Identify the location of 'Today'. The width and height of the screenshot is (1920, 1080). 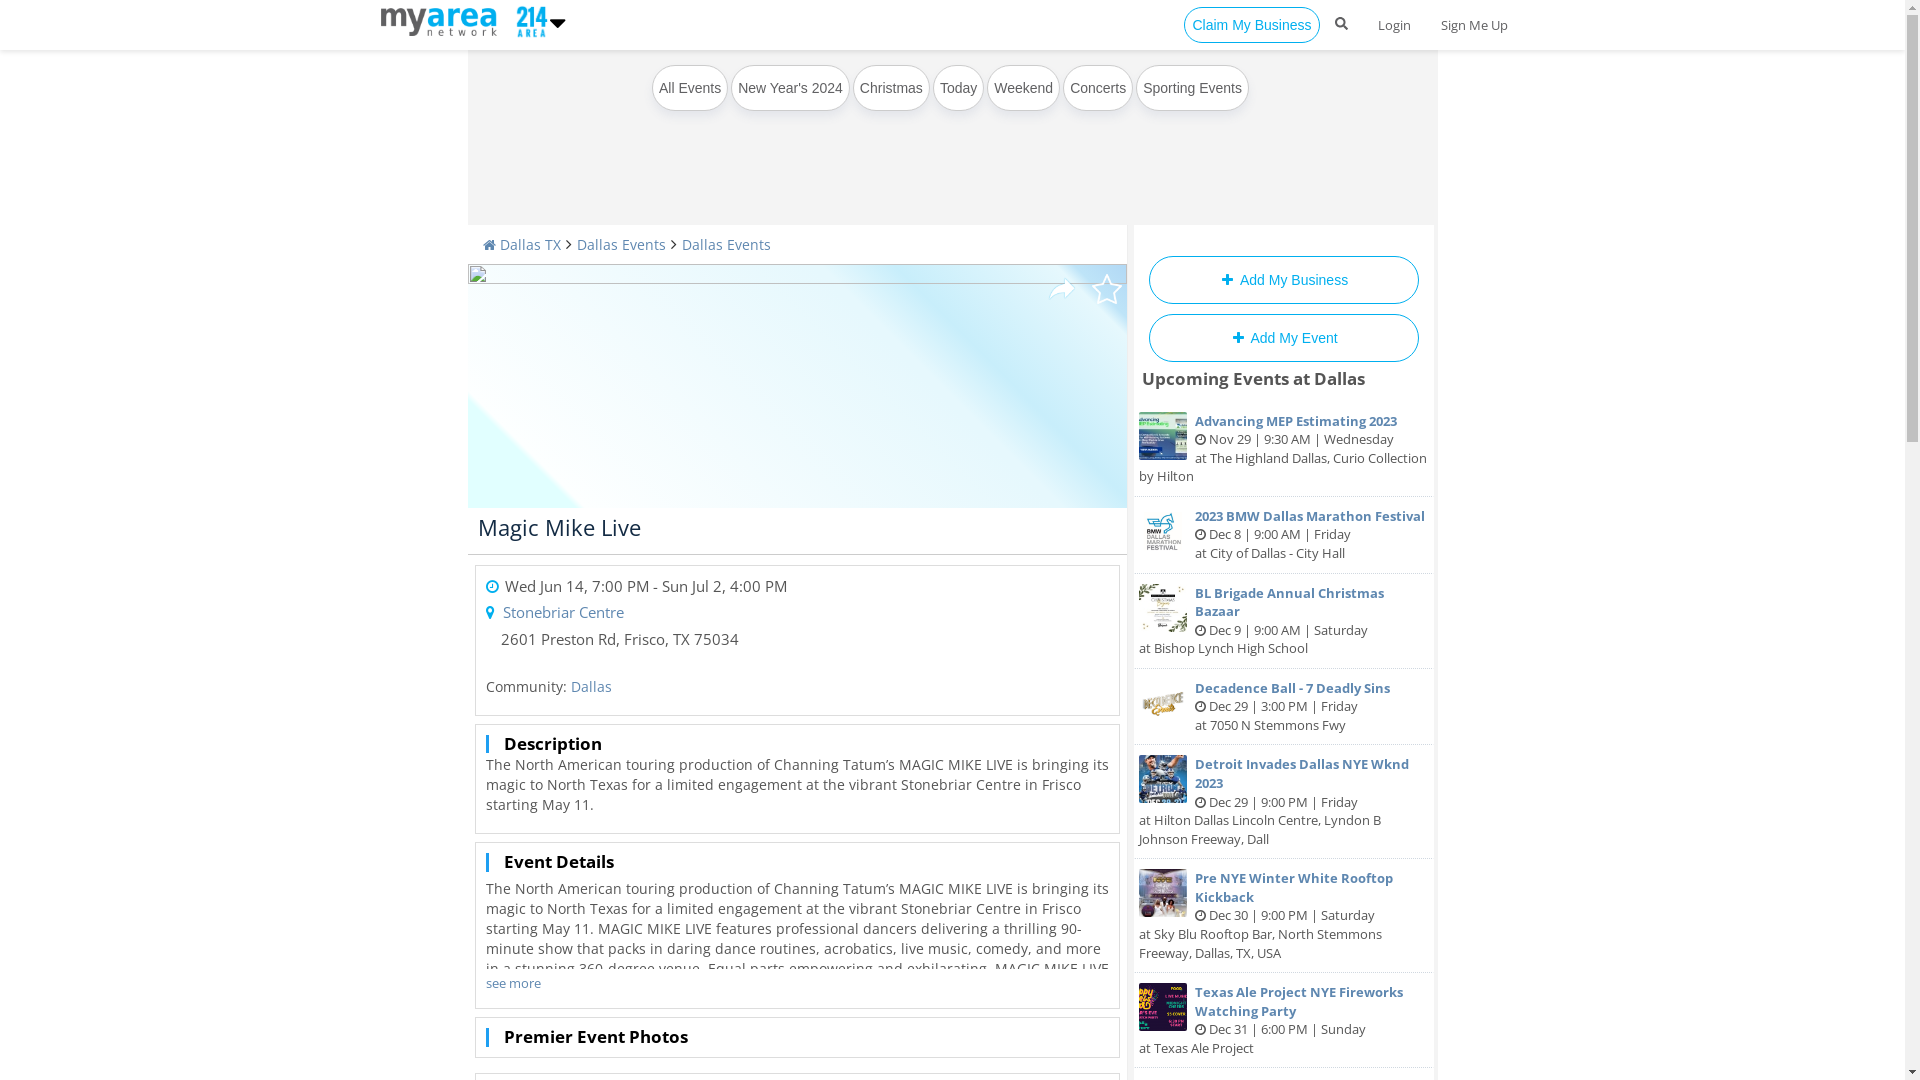
(957, 87).